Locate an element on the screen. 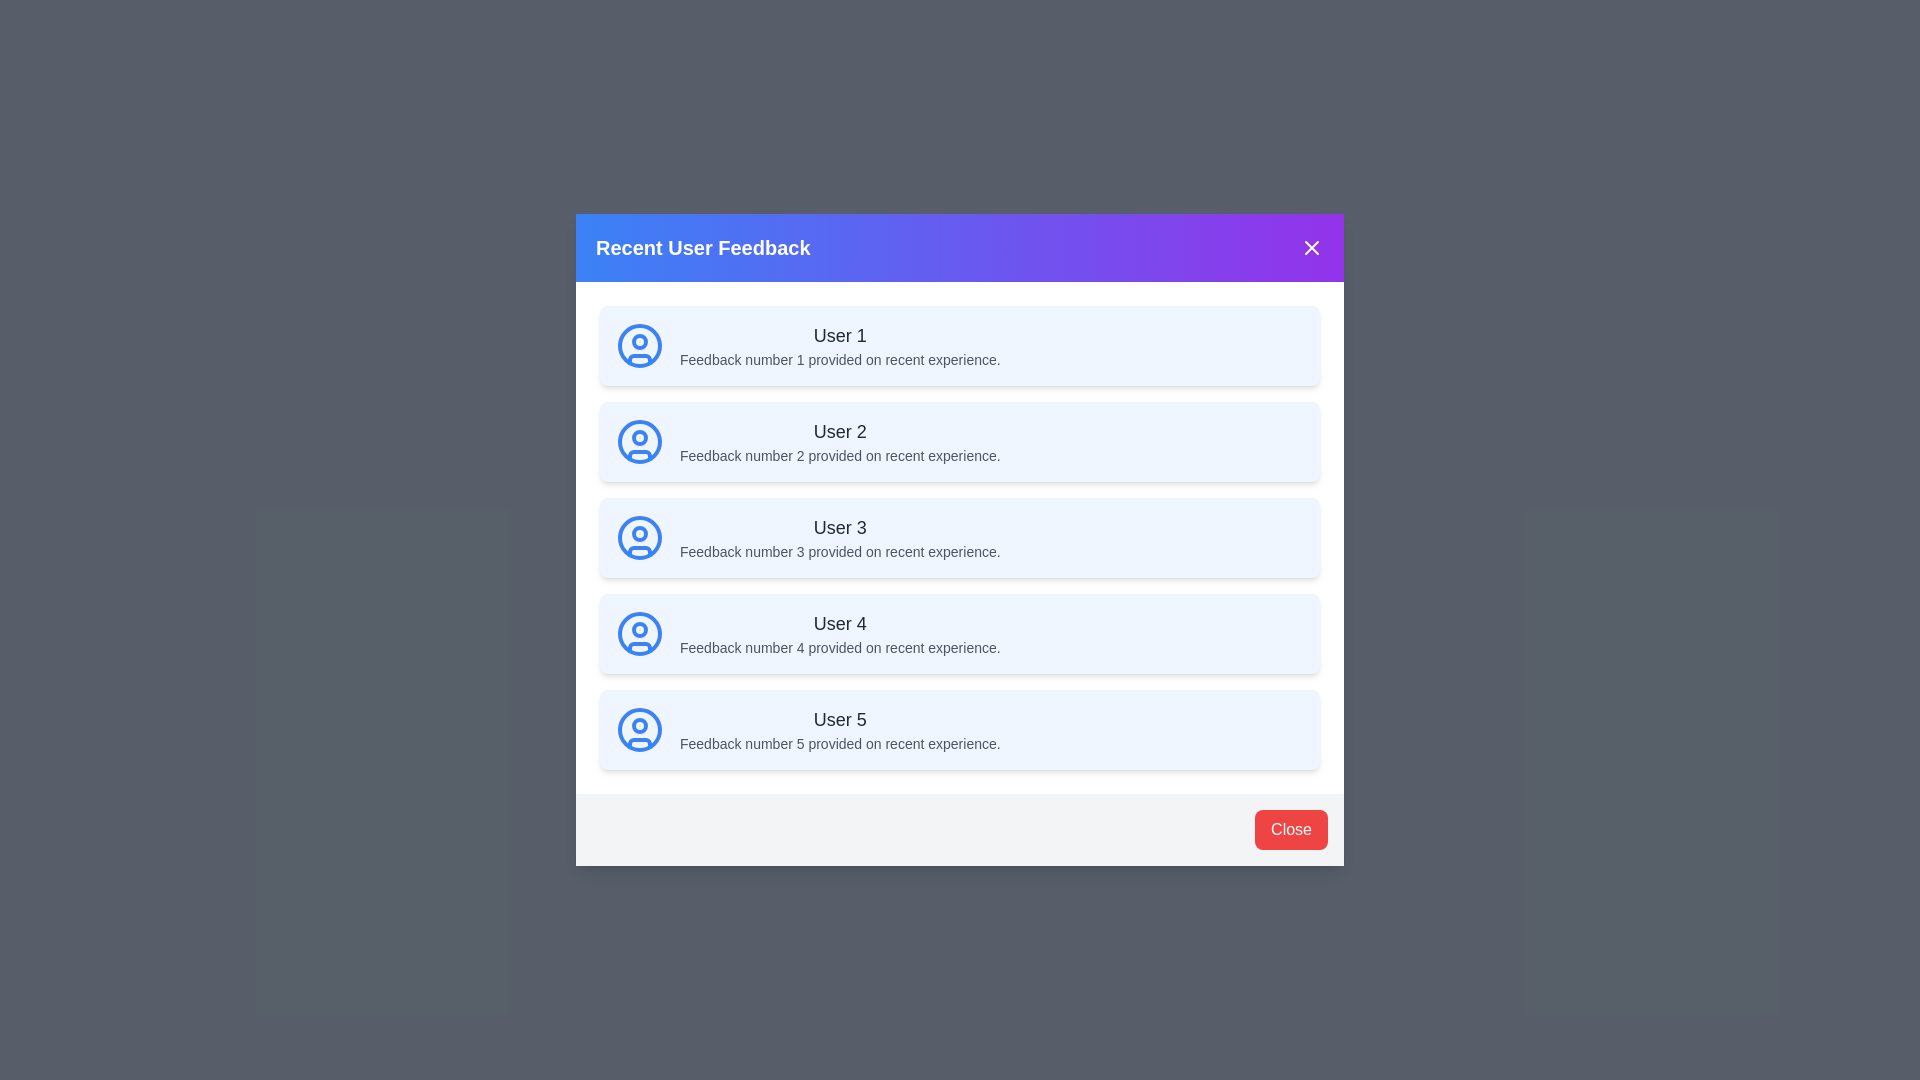 The height and width of the screenshot is (1080, 1920). the close button in the header to close the dialog is located at coordinates (1311, 246).